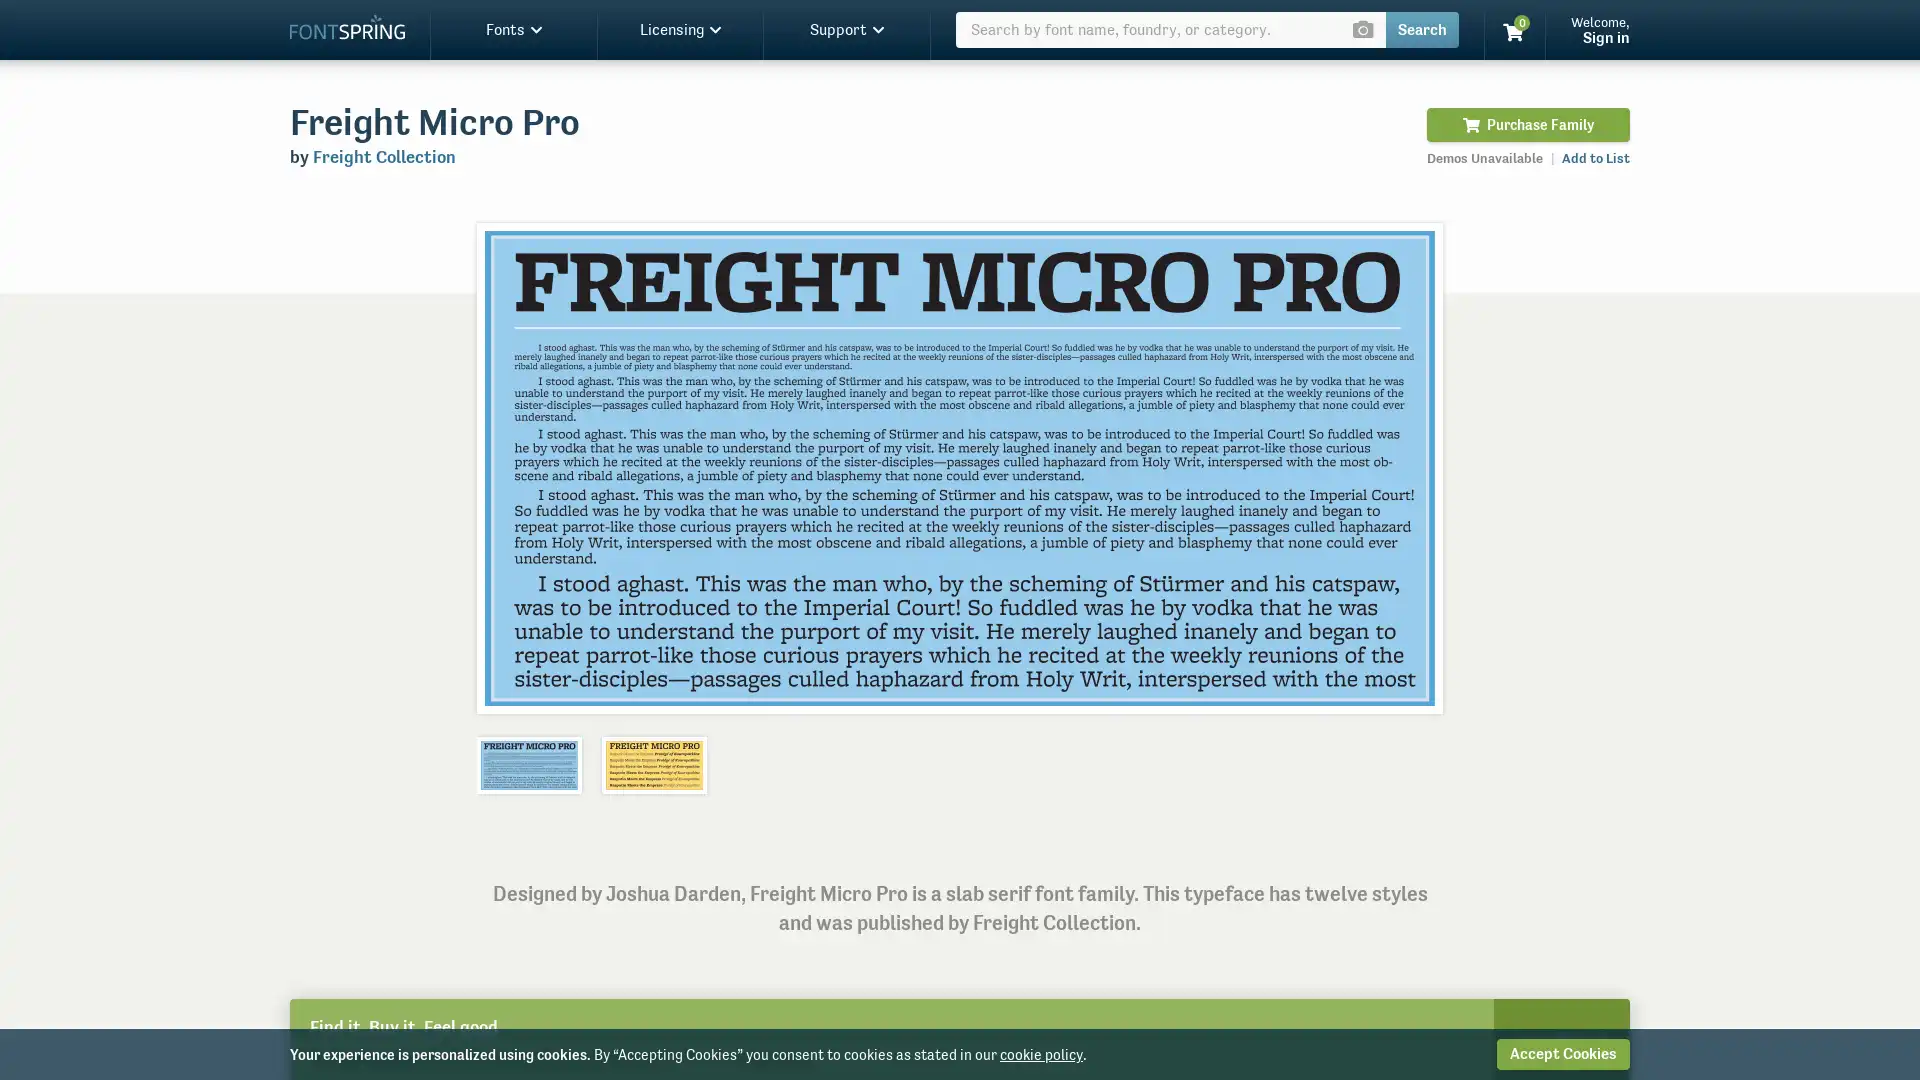 The image size is (1920, 1080). What do you see at coordinates (1562, 1053) in the screenshot?
I see `Accept Cookies` at bounding box center [1562, 1053].